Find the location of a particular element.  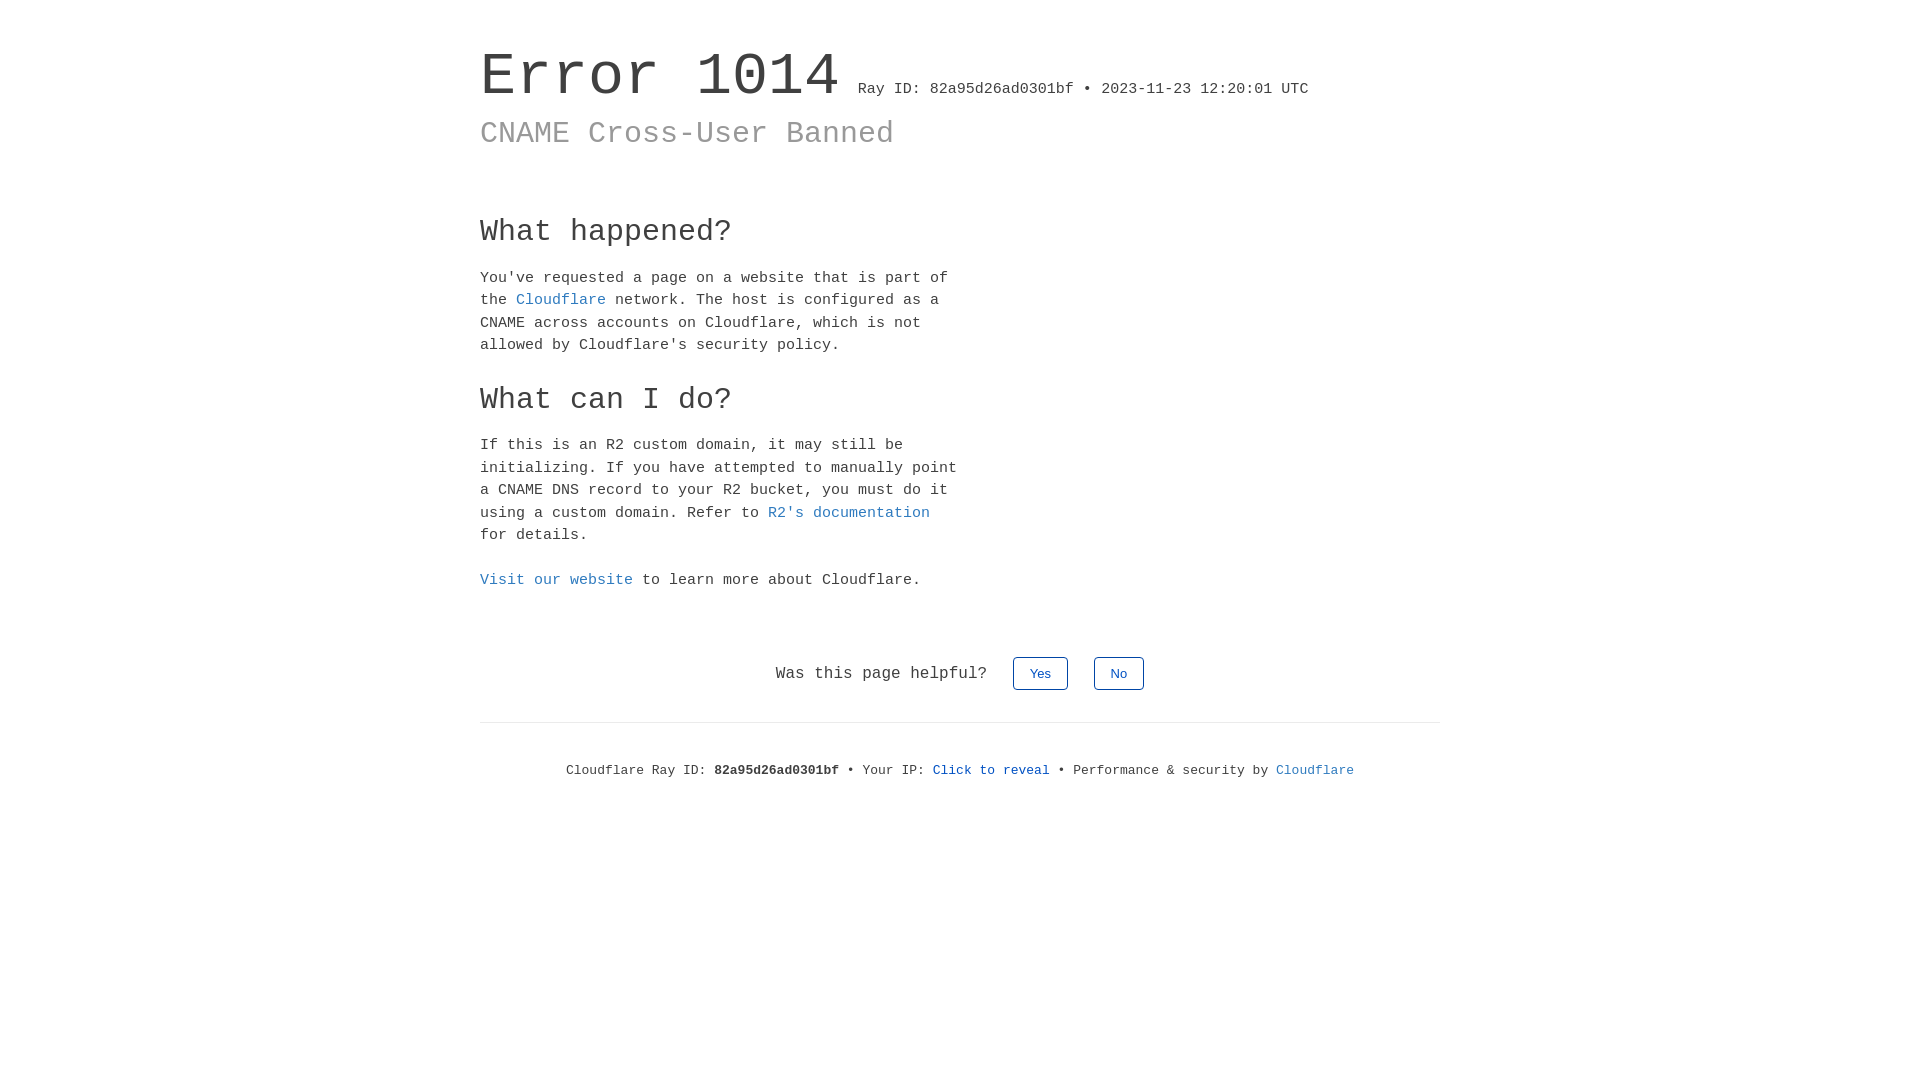

'Yes' is located at coordinates (1012, 672).